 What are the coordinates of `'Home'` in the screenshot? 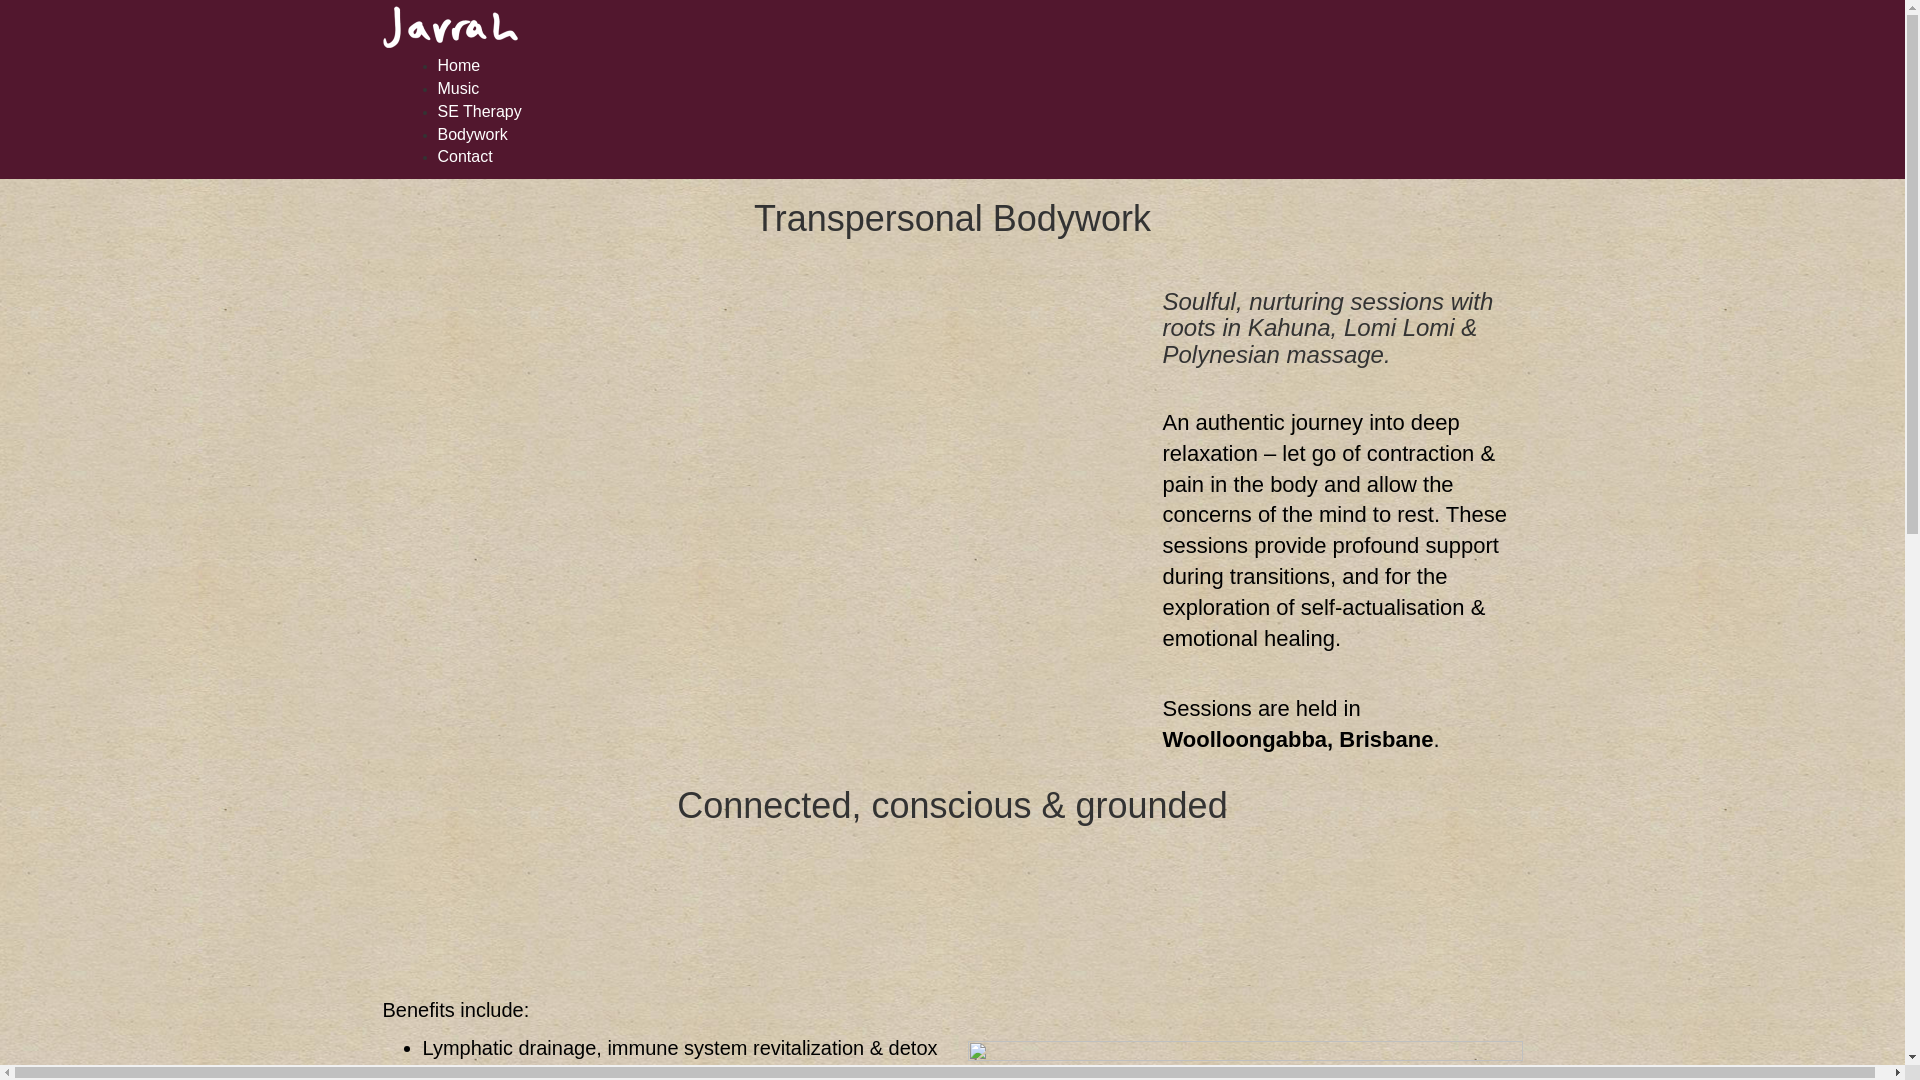 It's located at (458, 64).